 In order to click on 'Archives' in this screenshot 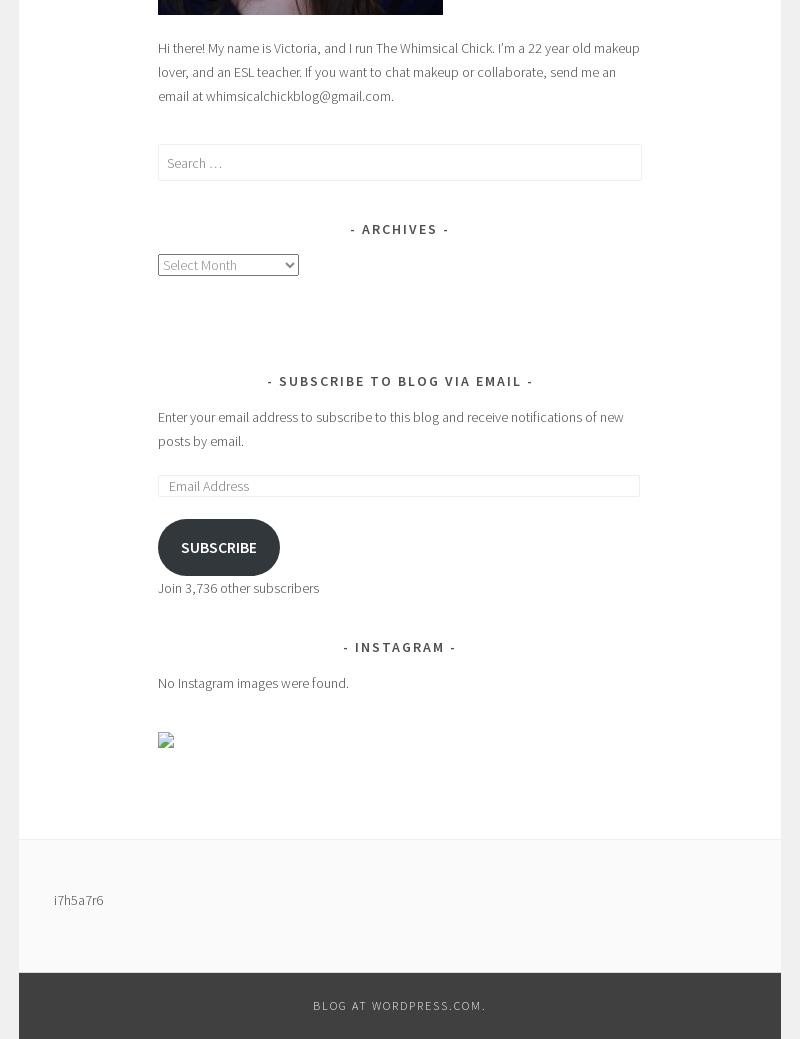, I will do `click(400, 228)`.